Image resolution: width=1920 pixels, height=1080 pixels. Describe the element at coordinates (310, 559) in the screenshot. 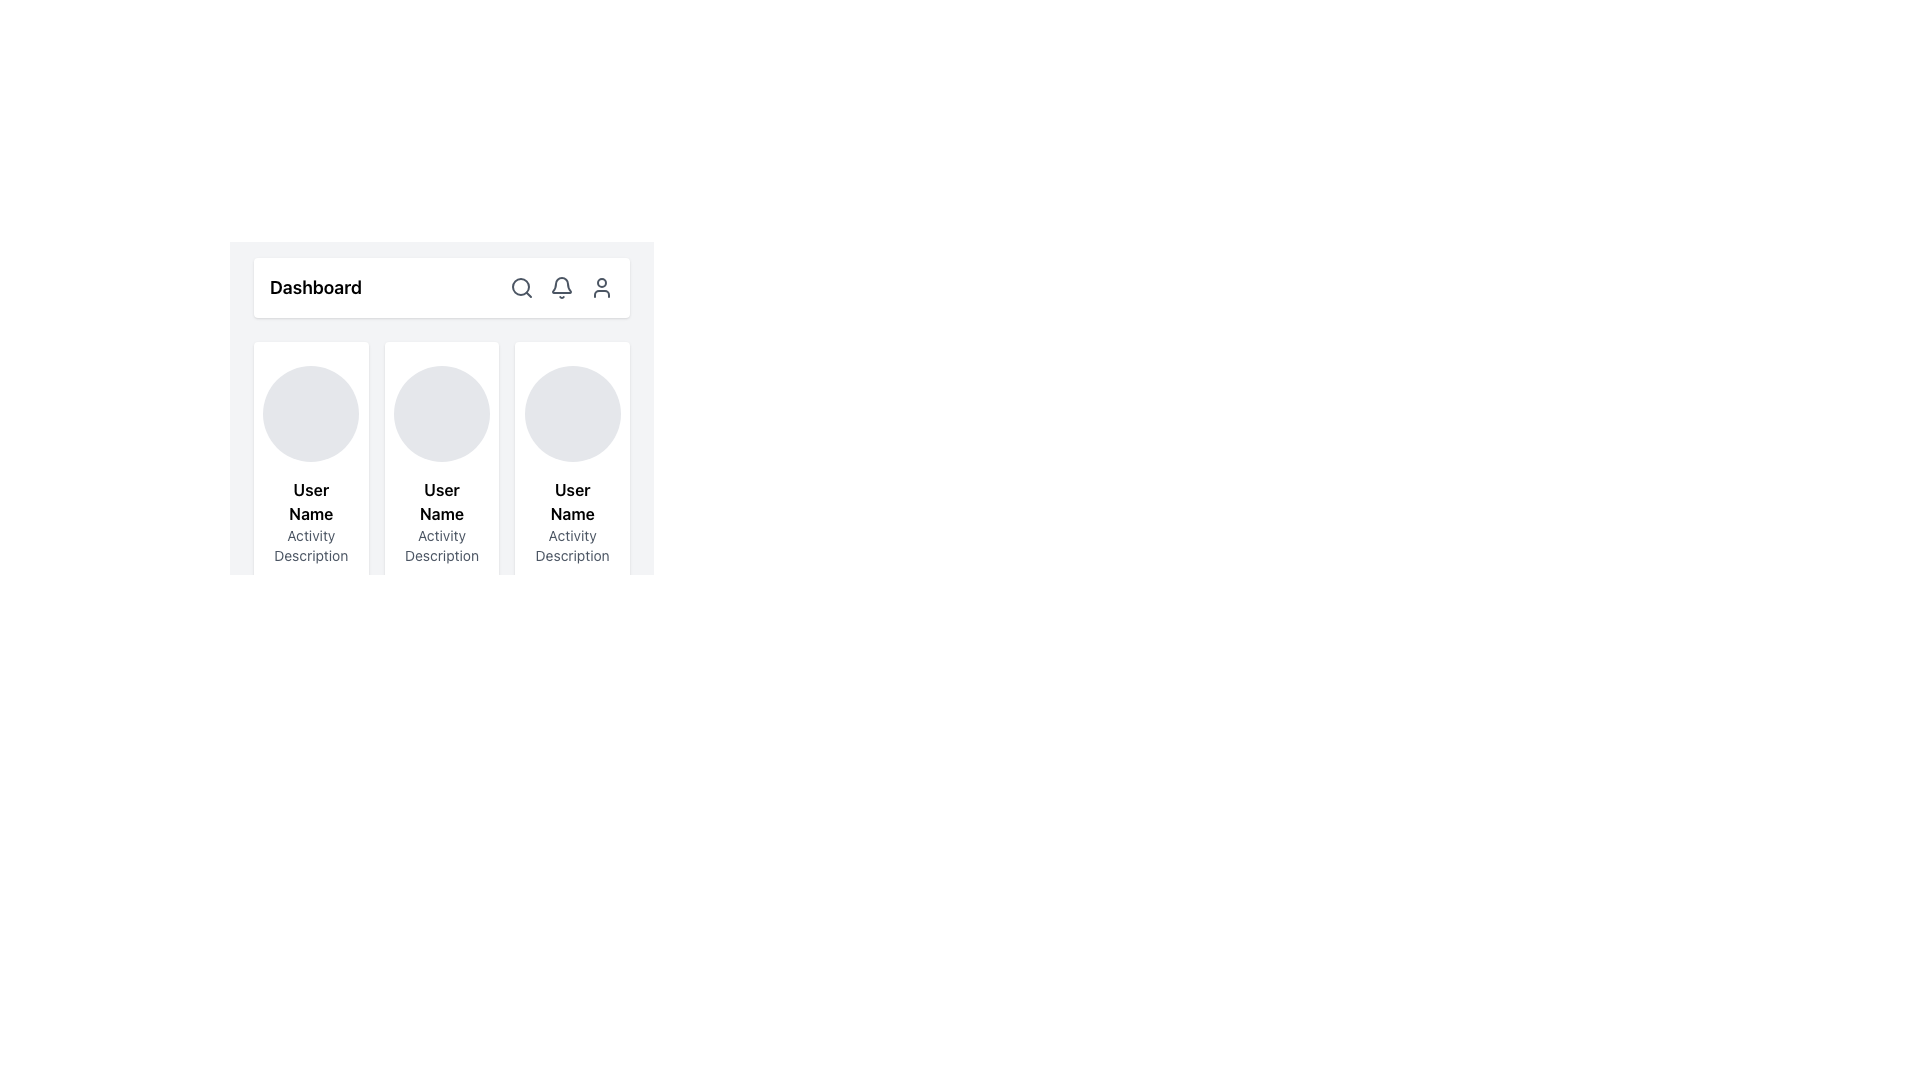

I see `textual information displayed in the Text Display Area, which includes a bold 'User Name' title and a smaller 'Activity Description'` at that location.